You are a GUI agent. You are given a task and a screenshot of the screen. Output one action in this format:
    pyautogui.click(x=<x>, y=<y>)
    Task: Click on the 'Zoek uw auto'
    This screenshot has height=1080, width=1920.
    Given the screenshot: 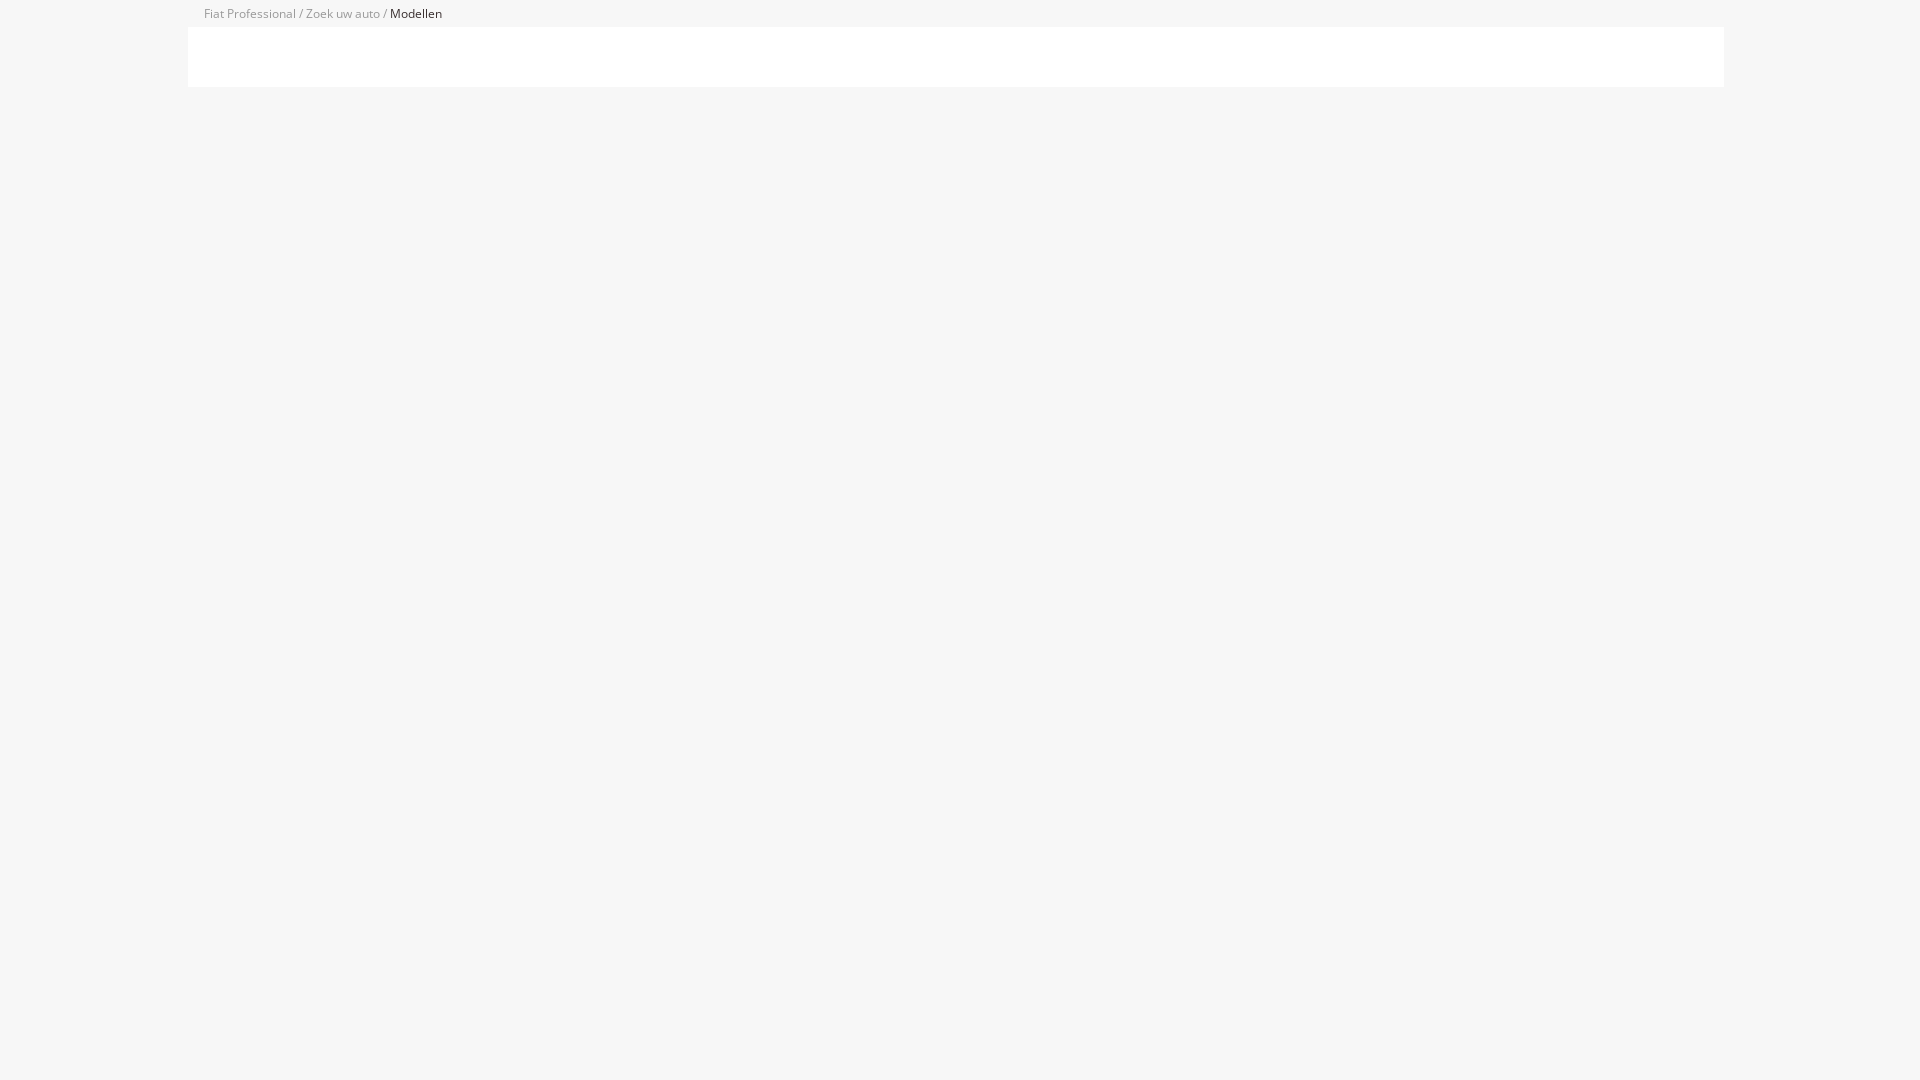 What is the action you would take?
    pyautogui.click(x=344, y=13)
    